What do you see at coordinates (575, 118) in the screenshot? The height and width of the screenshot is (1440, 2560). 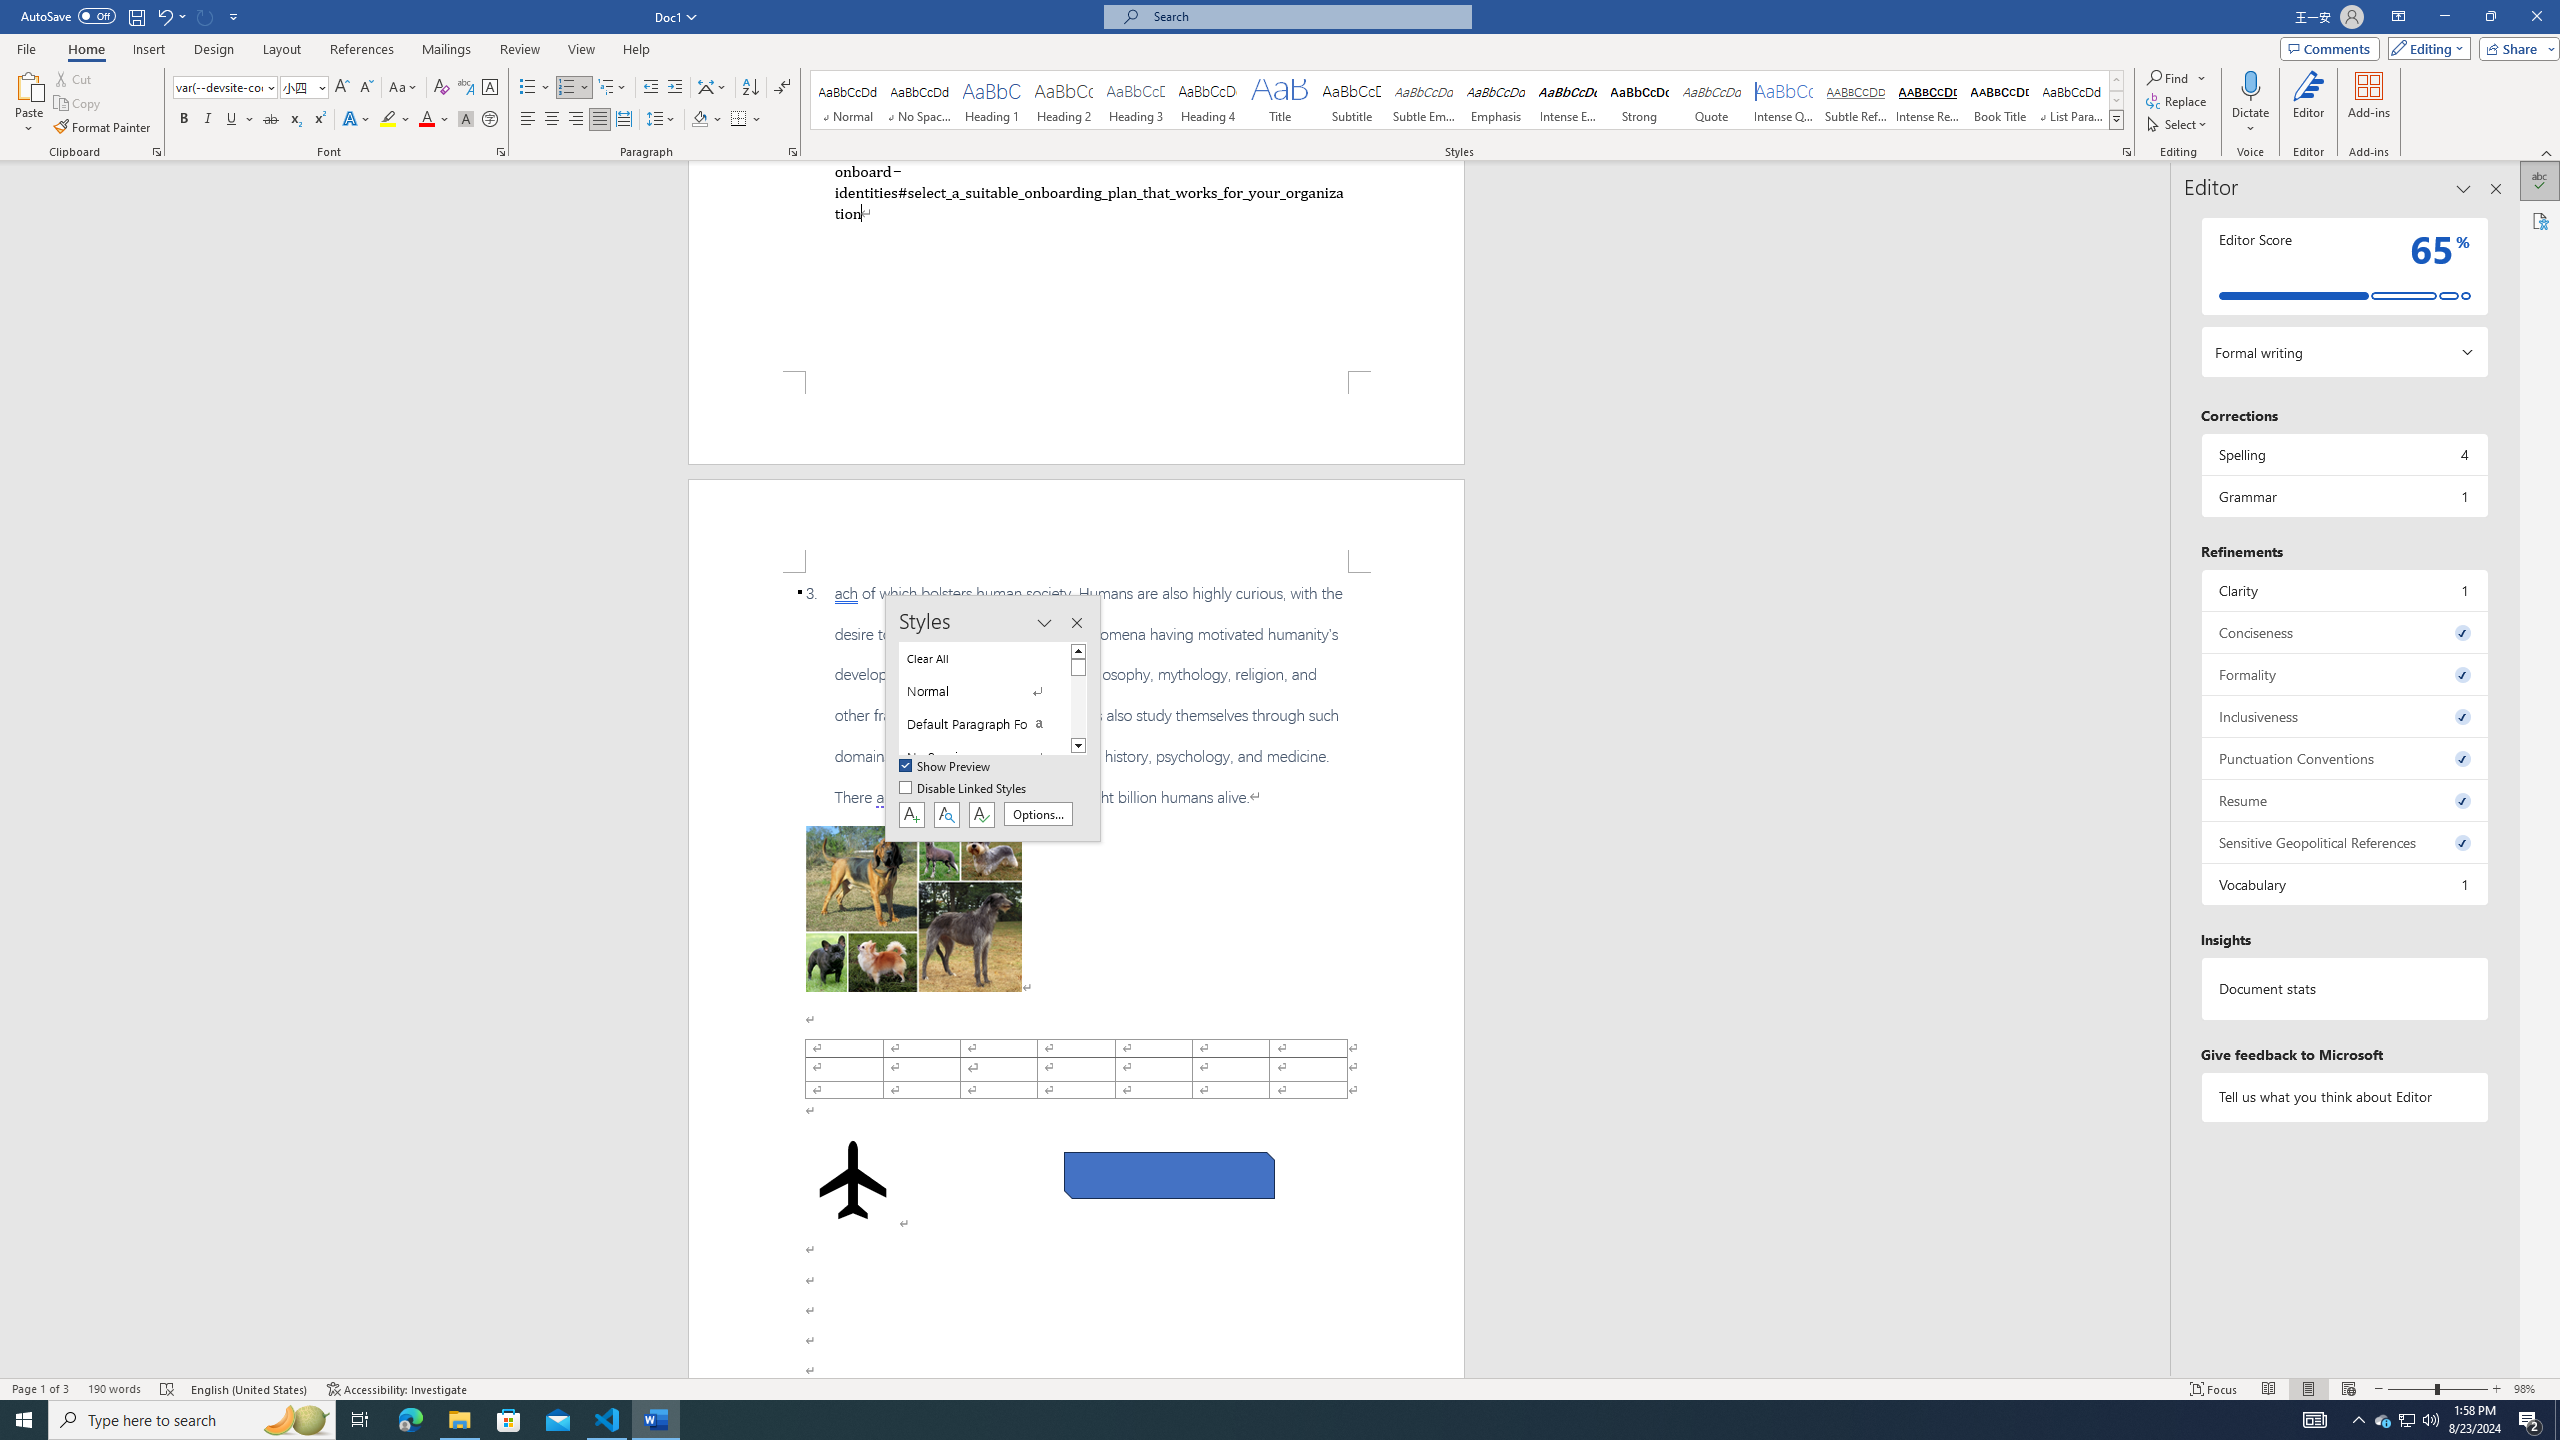 I see `'Align Right'` at bounding box center [575, 118].